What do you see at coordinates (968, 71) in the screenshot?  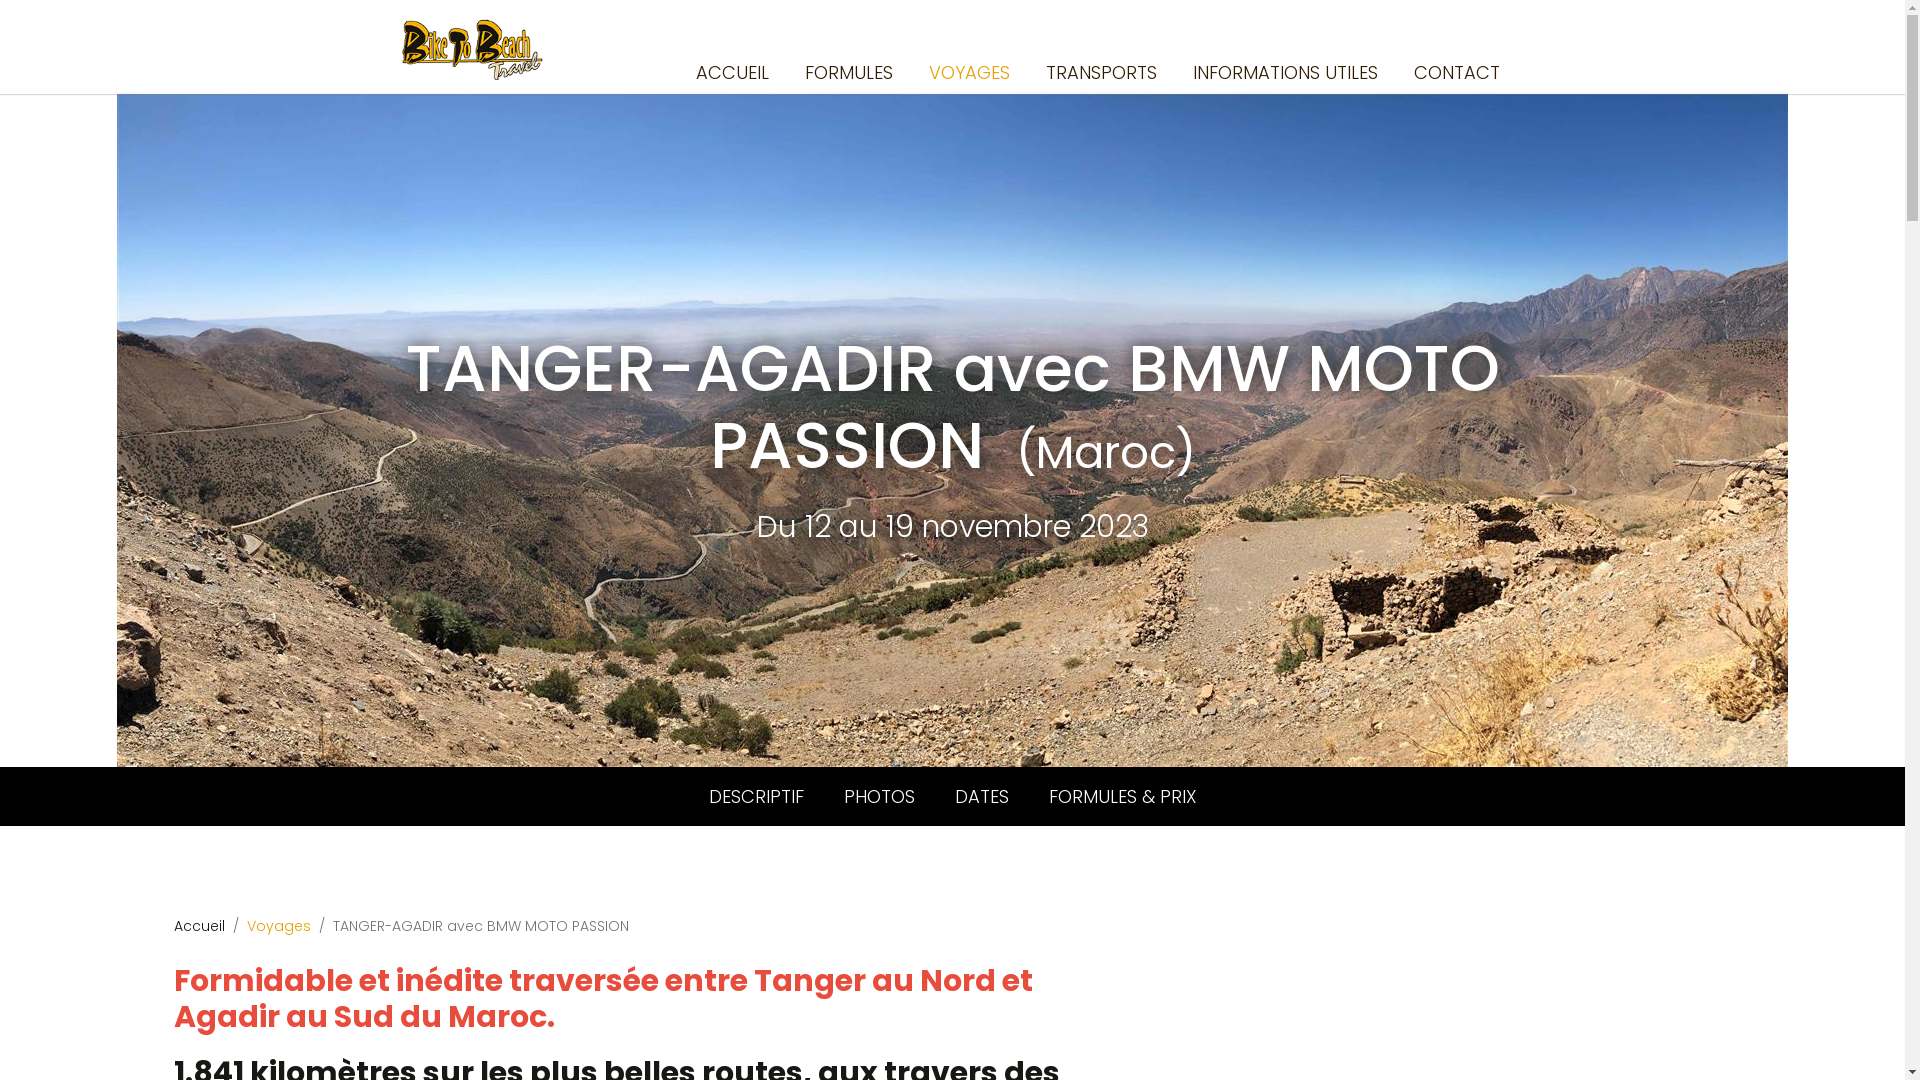 I see `'VOYAGES'` at bounding box center [968, 71].